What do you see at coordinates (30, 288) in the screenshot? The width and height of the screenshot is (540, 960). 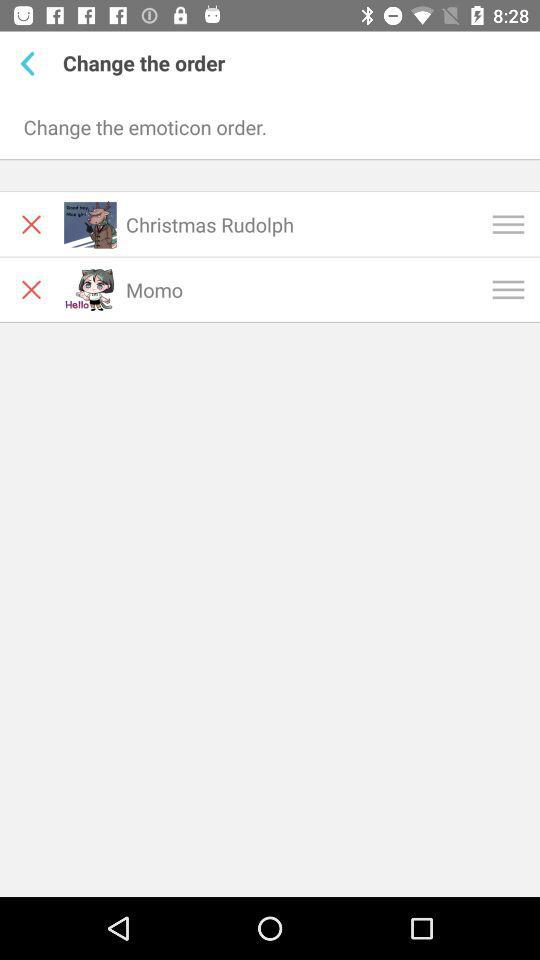 I see `delete` at bounding box center [30, 288].